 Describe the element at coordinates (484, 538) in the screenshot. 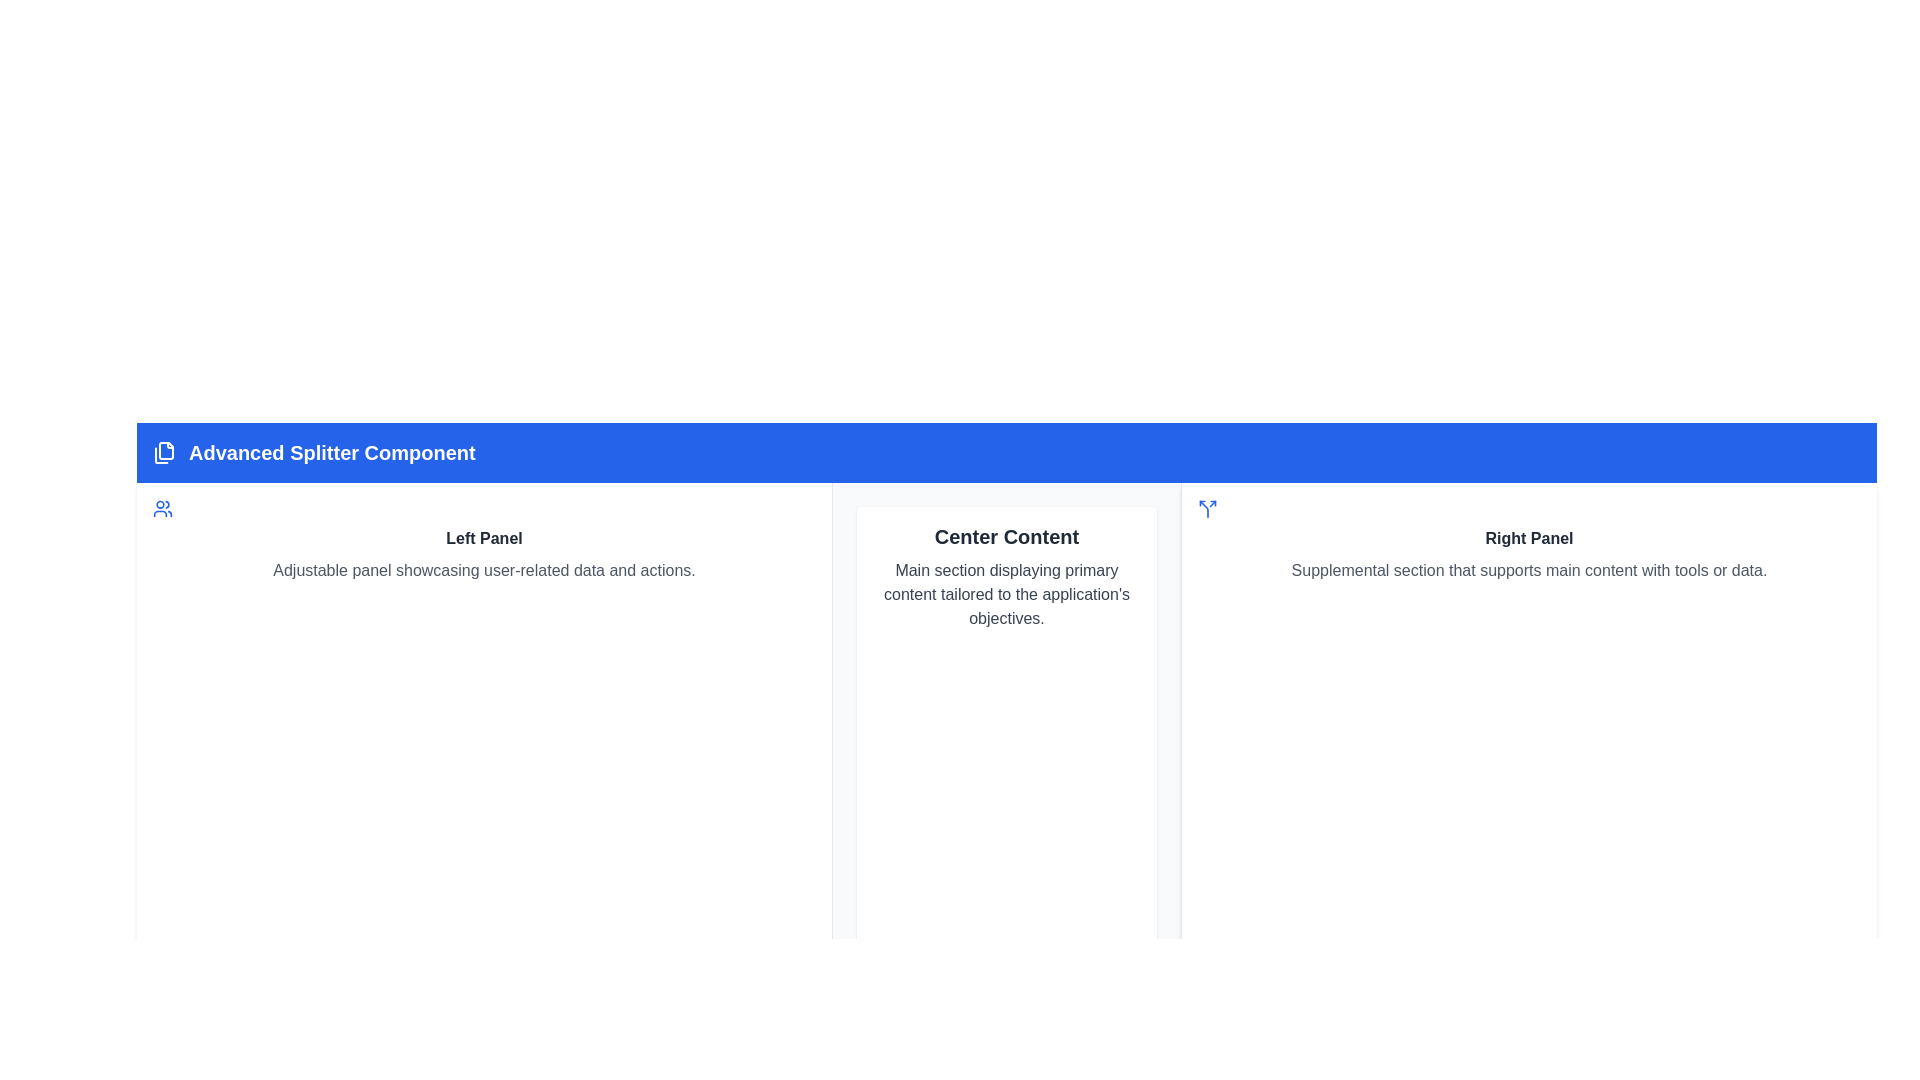

I see `the 'Left Panel' text label, which is a bold gray text positioned above a description text in the left panel group` at that location.